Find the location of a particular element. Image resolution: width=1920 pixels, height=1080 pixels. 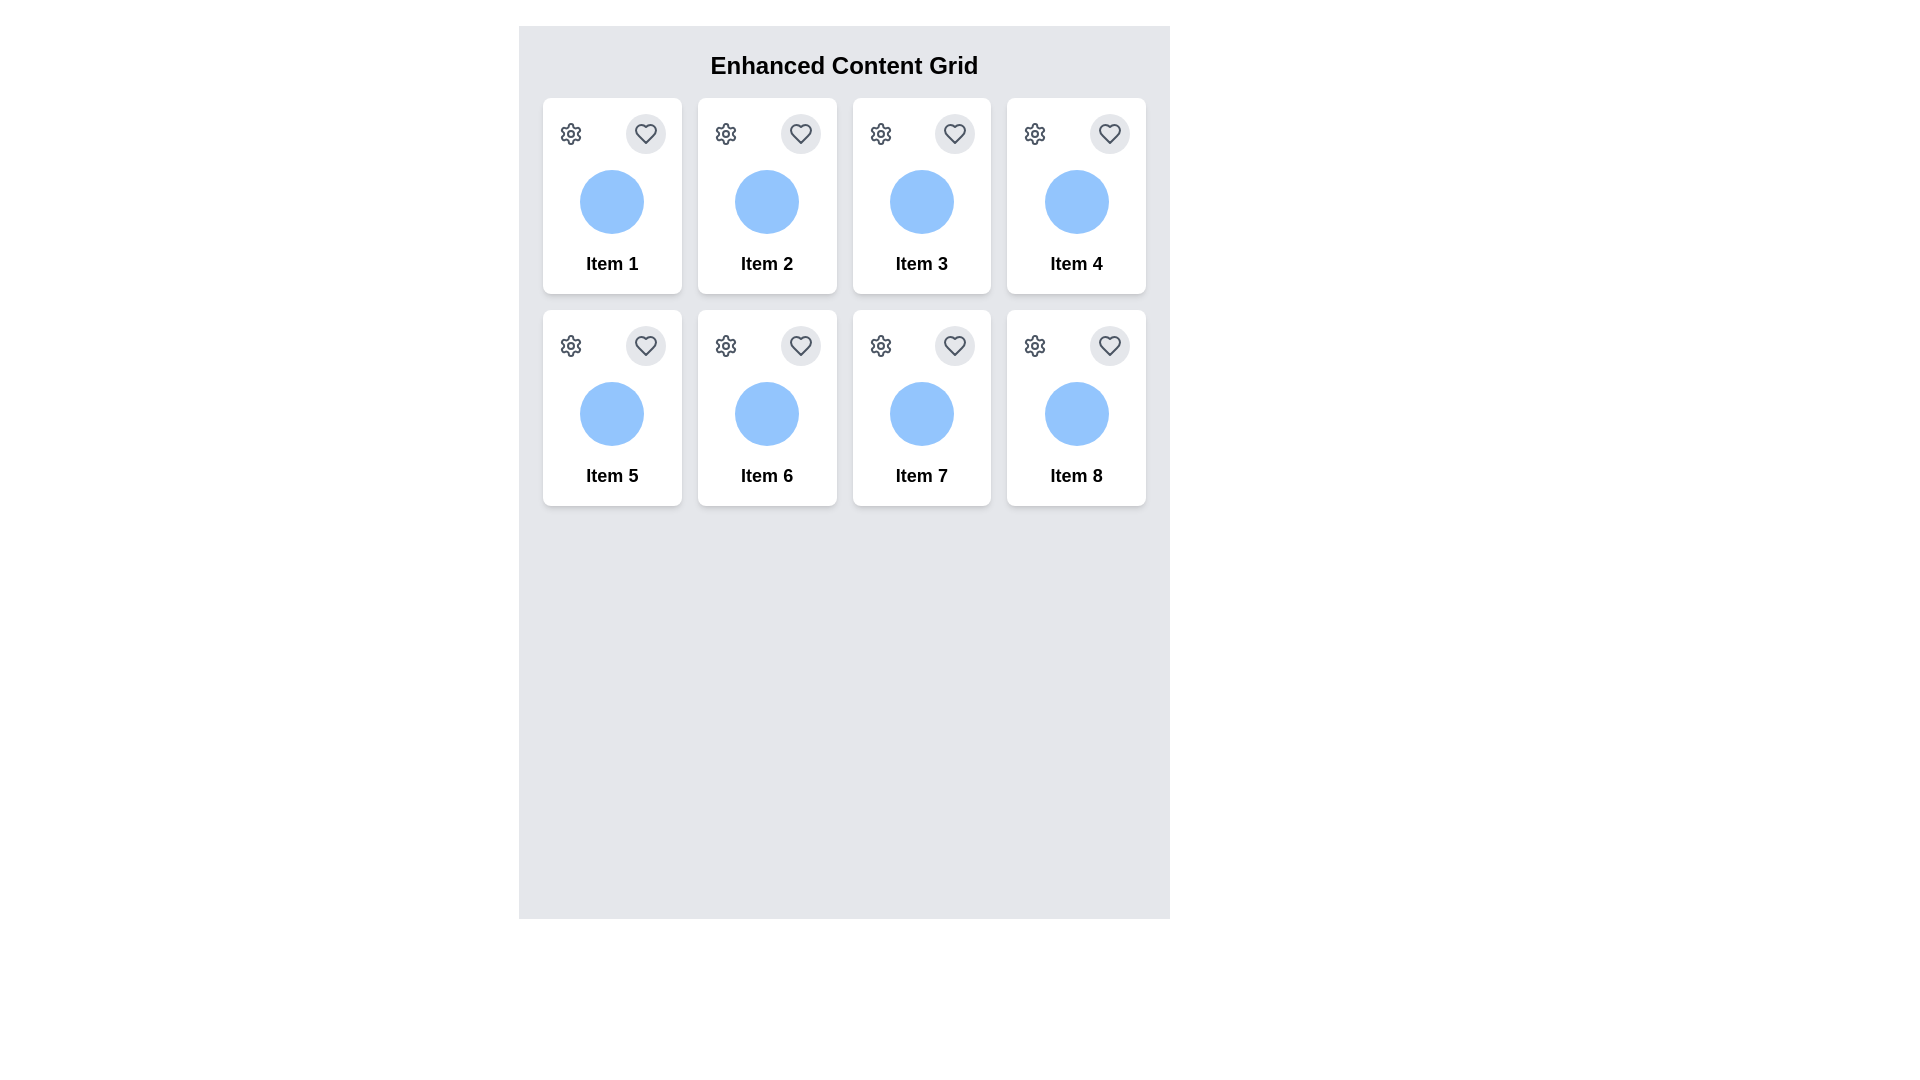

the cogwheel-like icon in the top-right corner of the grid, above the label 'Item 4' is located at coordinates (1035, 134).